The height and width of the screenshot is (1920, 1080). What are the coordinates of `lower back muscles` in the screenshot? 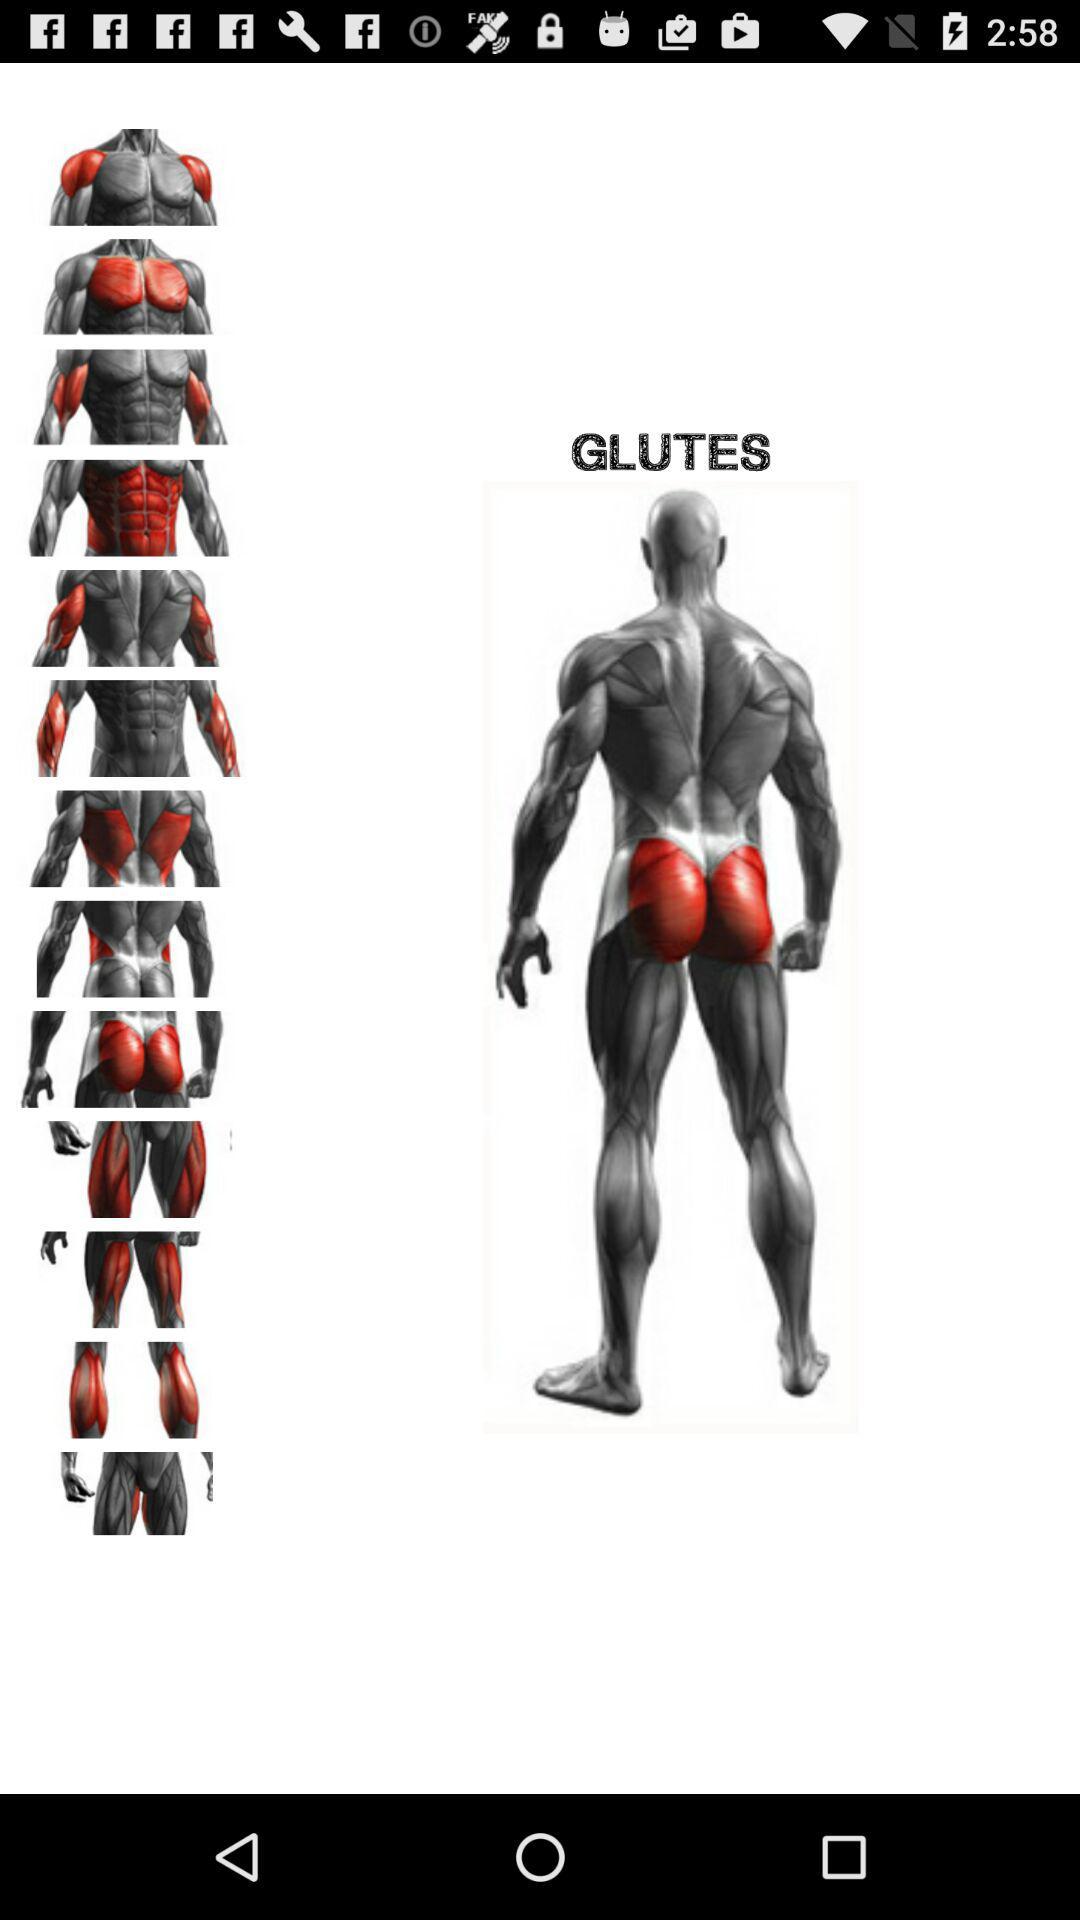 It's located at (131, 941).